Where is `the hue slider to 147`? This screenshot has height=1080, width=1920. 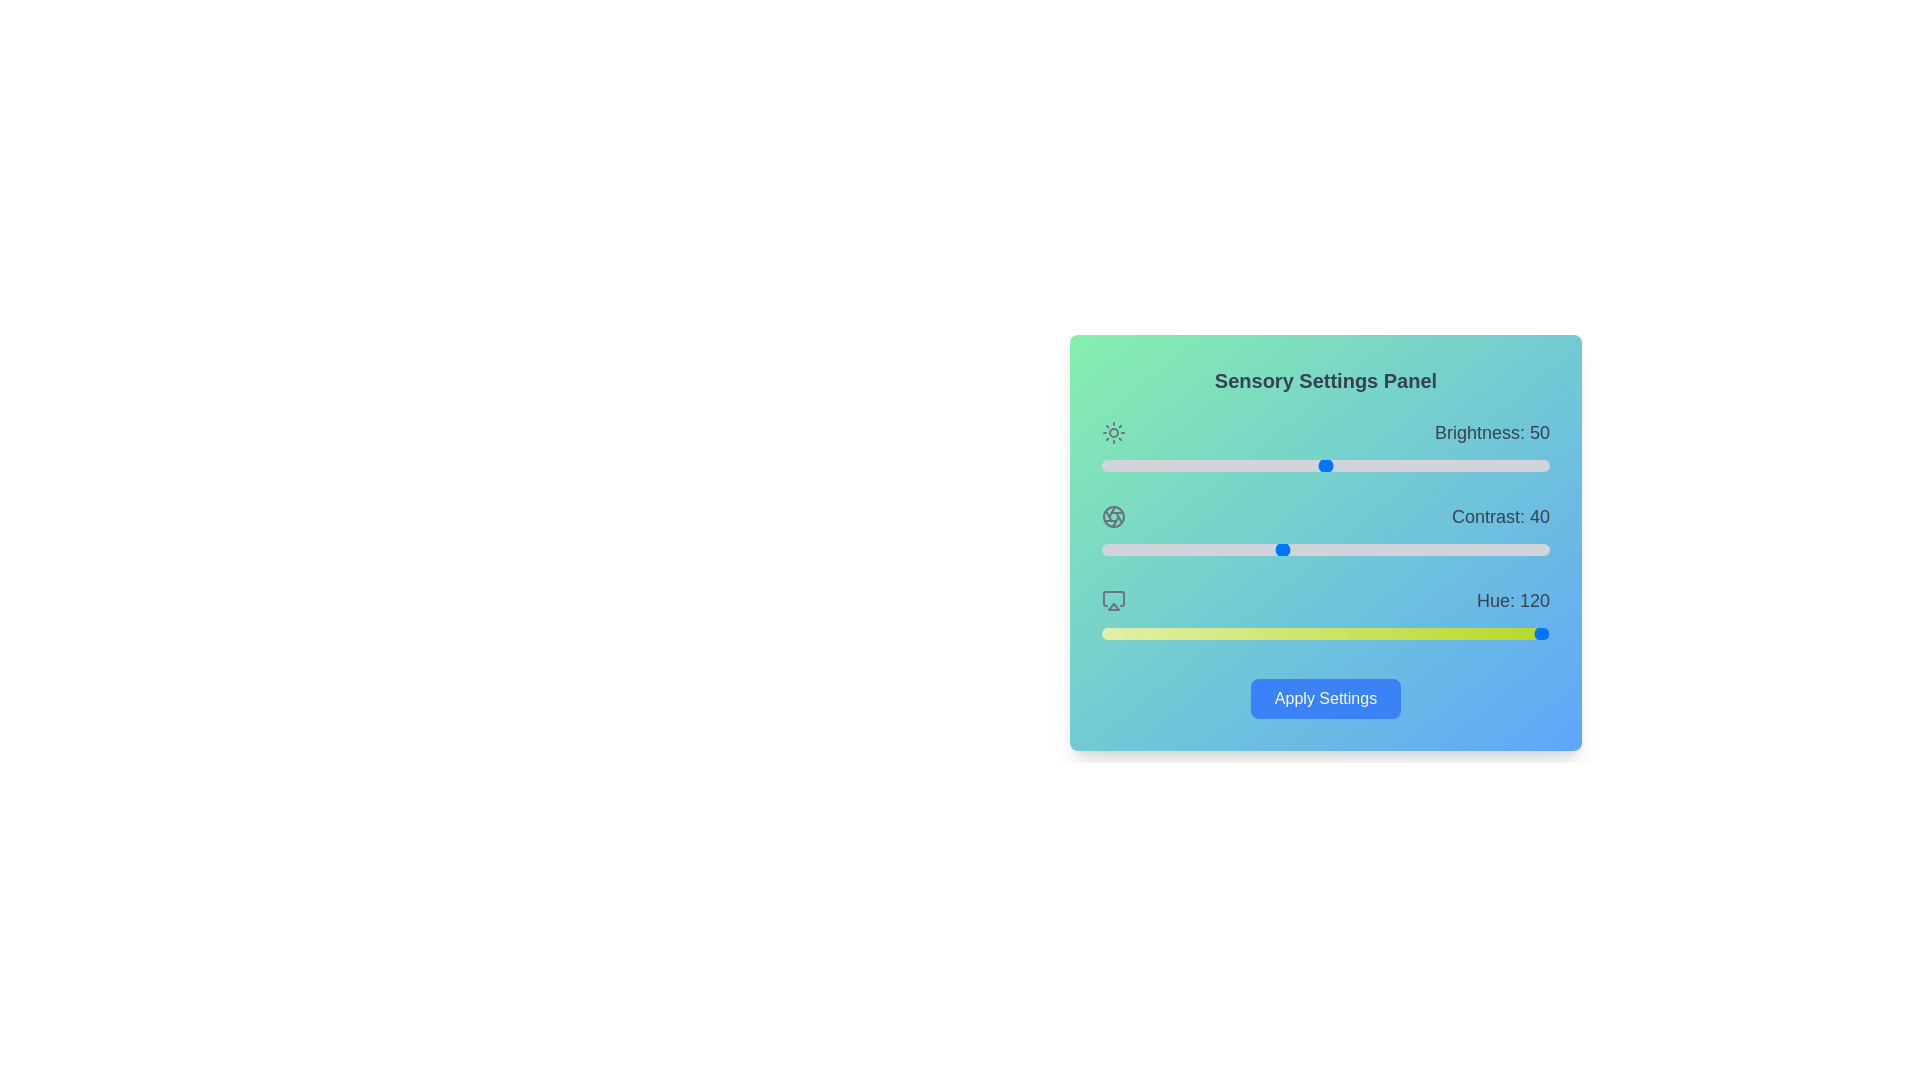 the hue slider to 147 is located at coordinates (1284, 633).